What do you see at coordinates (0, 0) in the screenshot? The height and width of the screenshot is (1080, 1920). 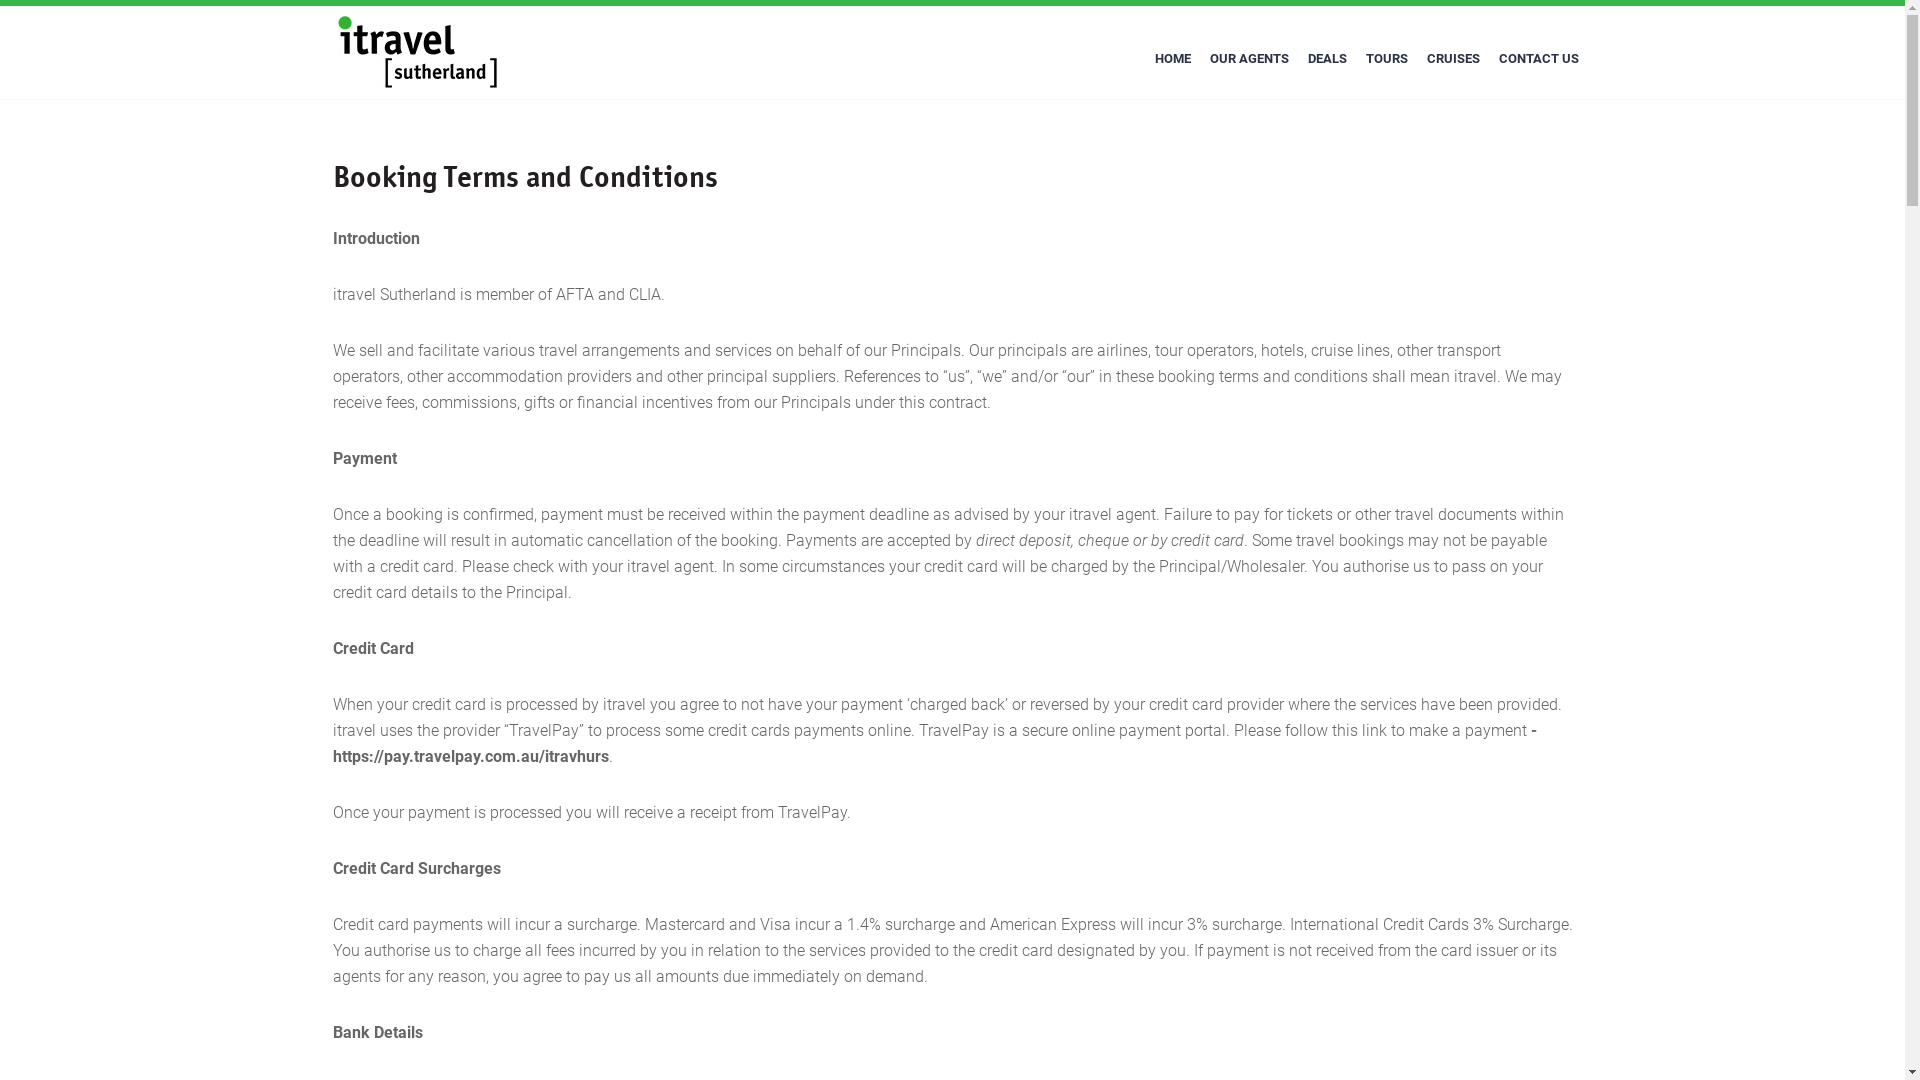 I see `'Skip to main content'` at bounding box center [0, 0].